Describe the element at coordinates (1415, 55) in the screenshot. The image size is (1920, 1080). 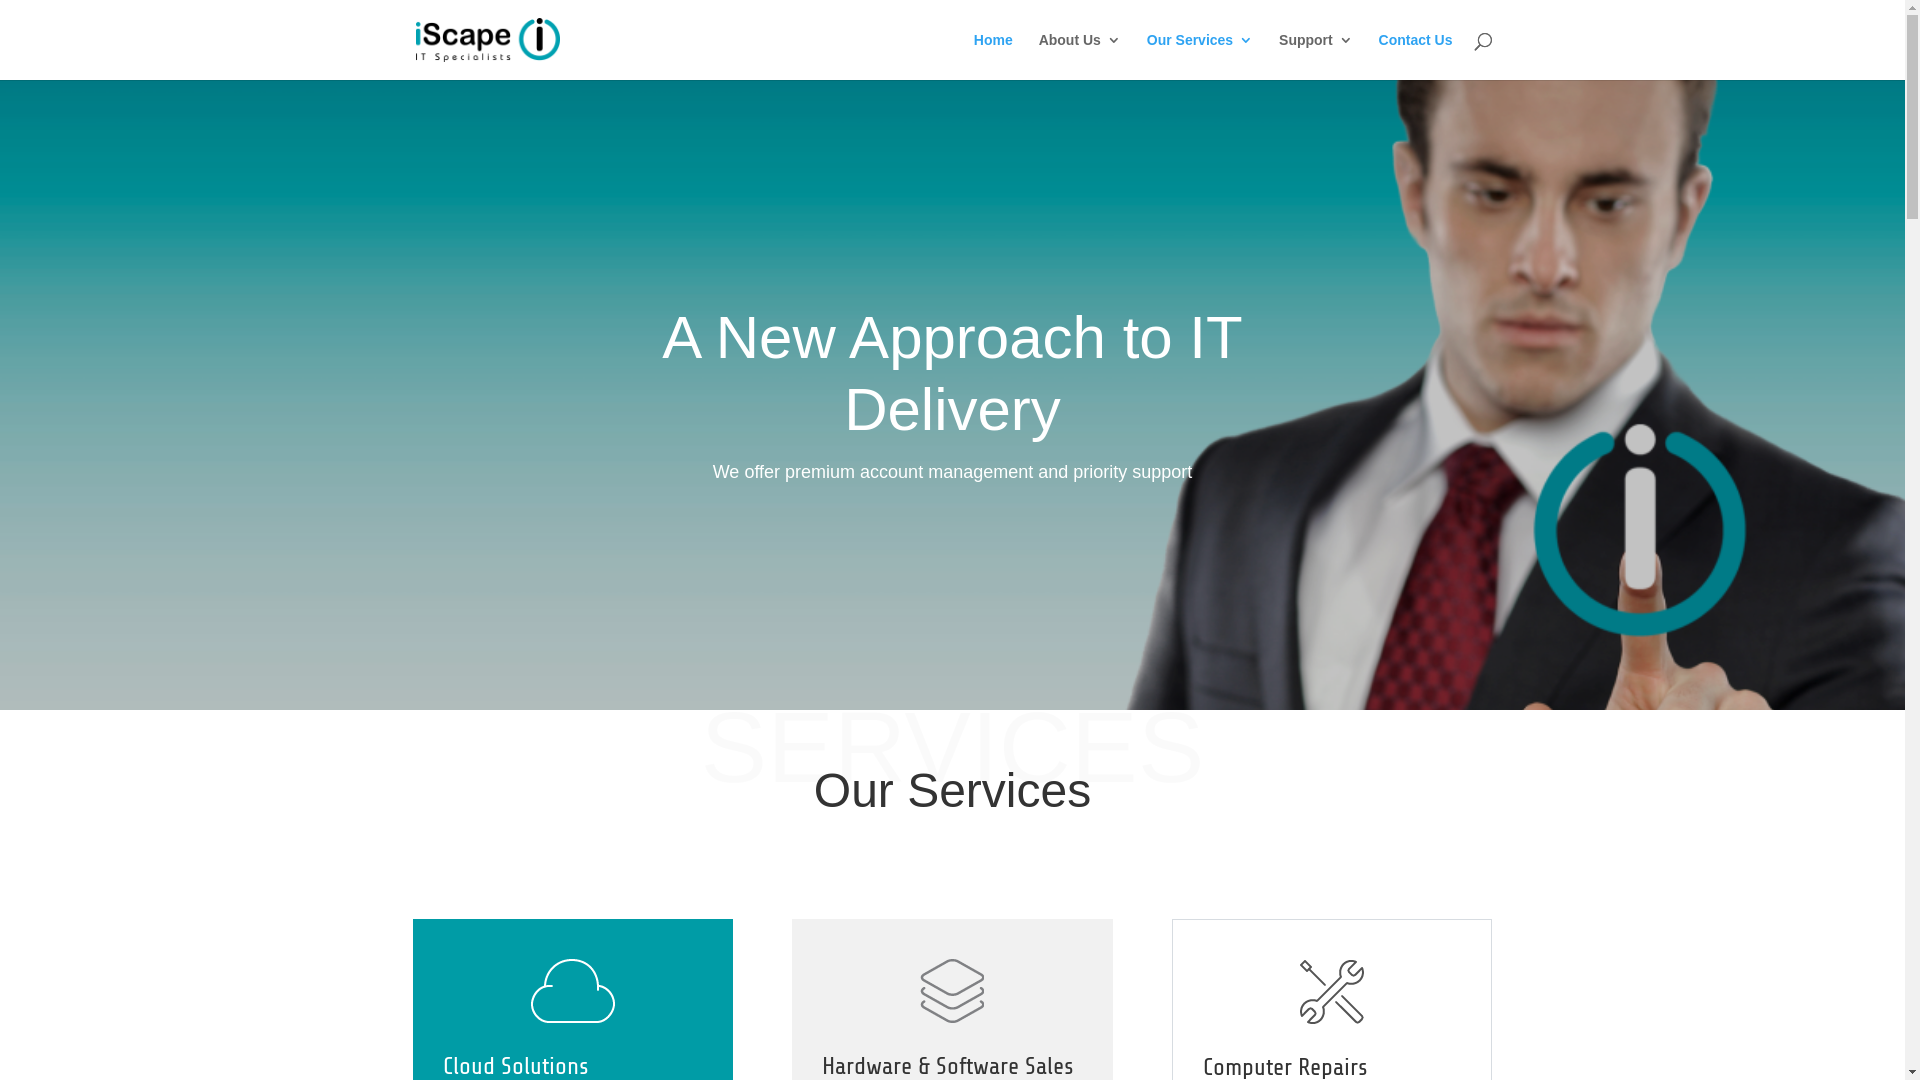
I see `'Contact Us'` at that location.